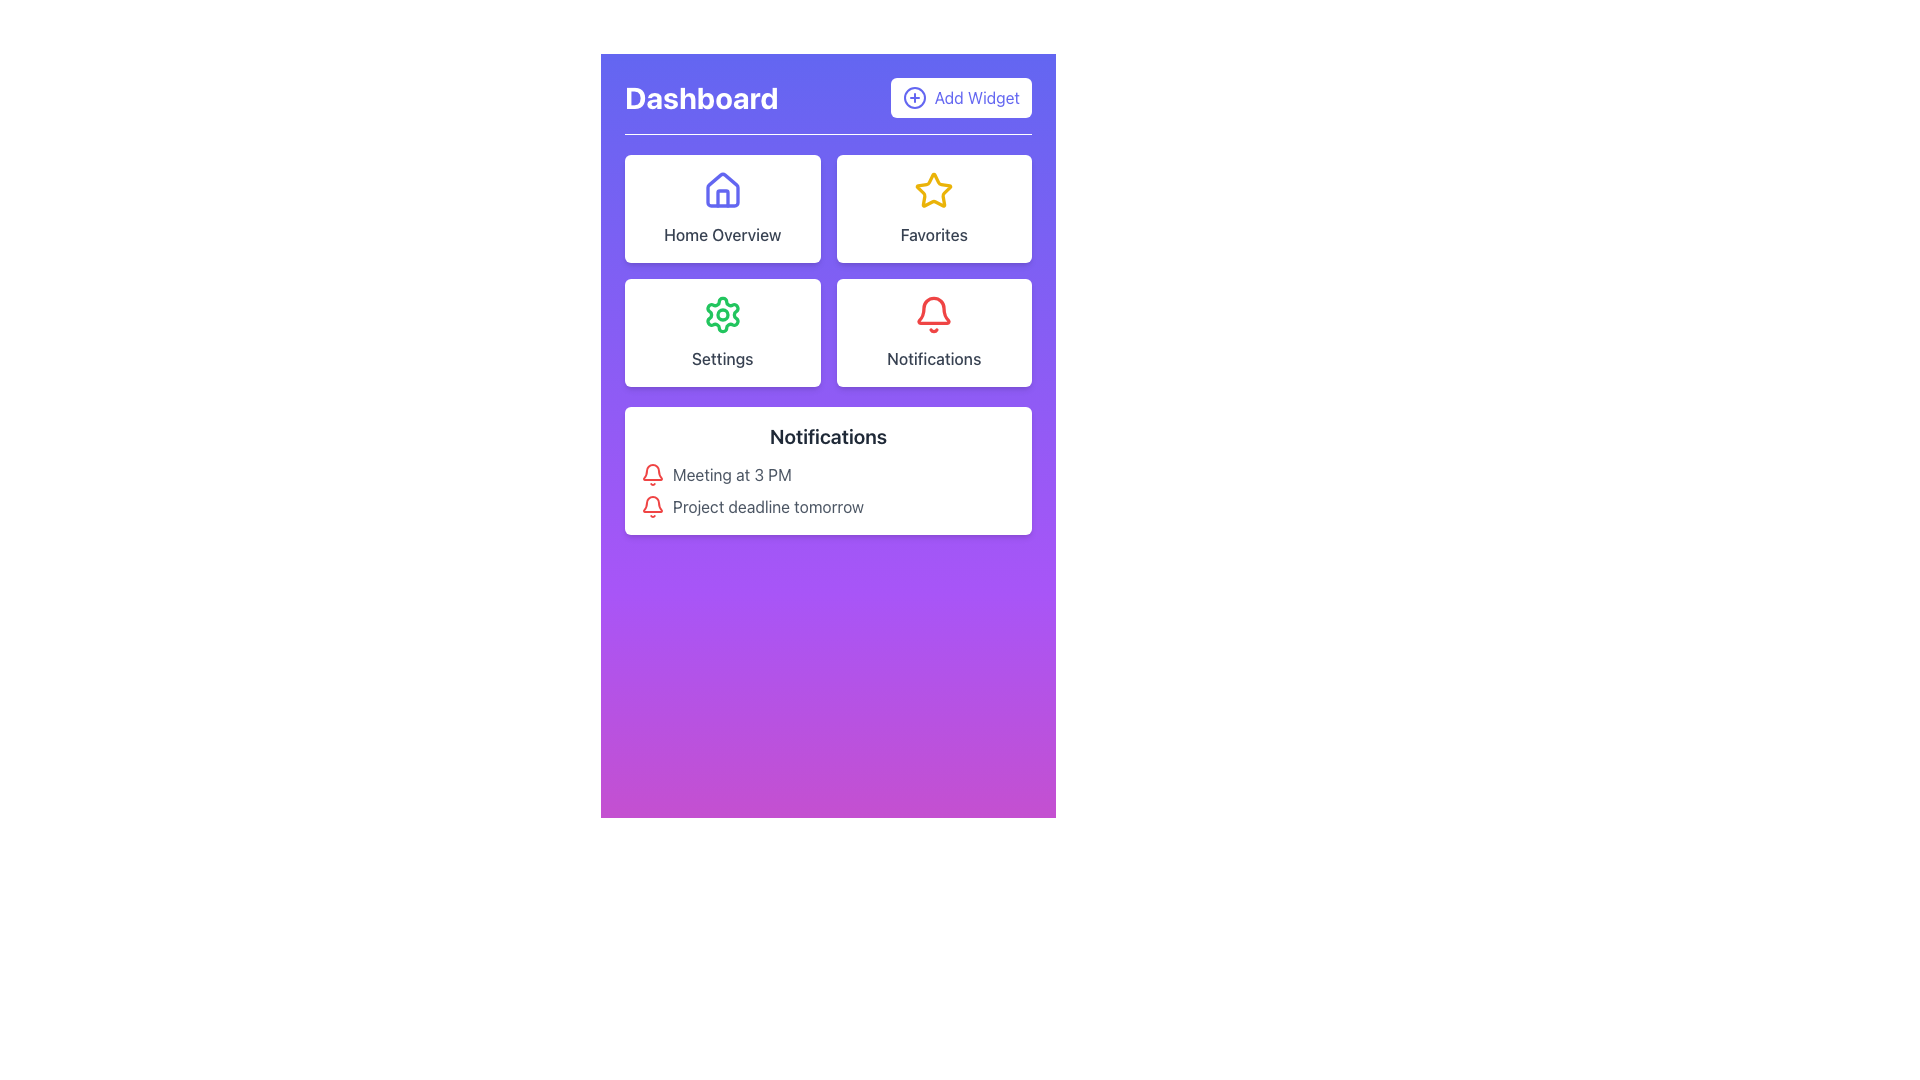  What do you see at coordinates (933, 357) in the screenshot?
I see `the 'Notifications' text label, which is displayed in a medium-weighted gray font below a bell icon and centered within a card-like interface` at bounding box center [933, 357].